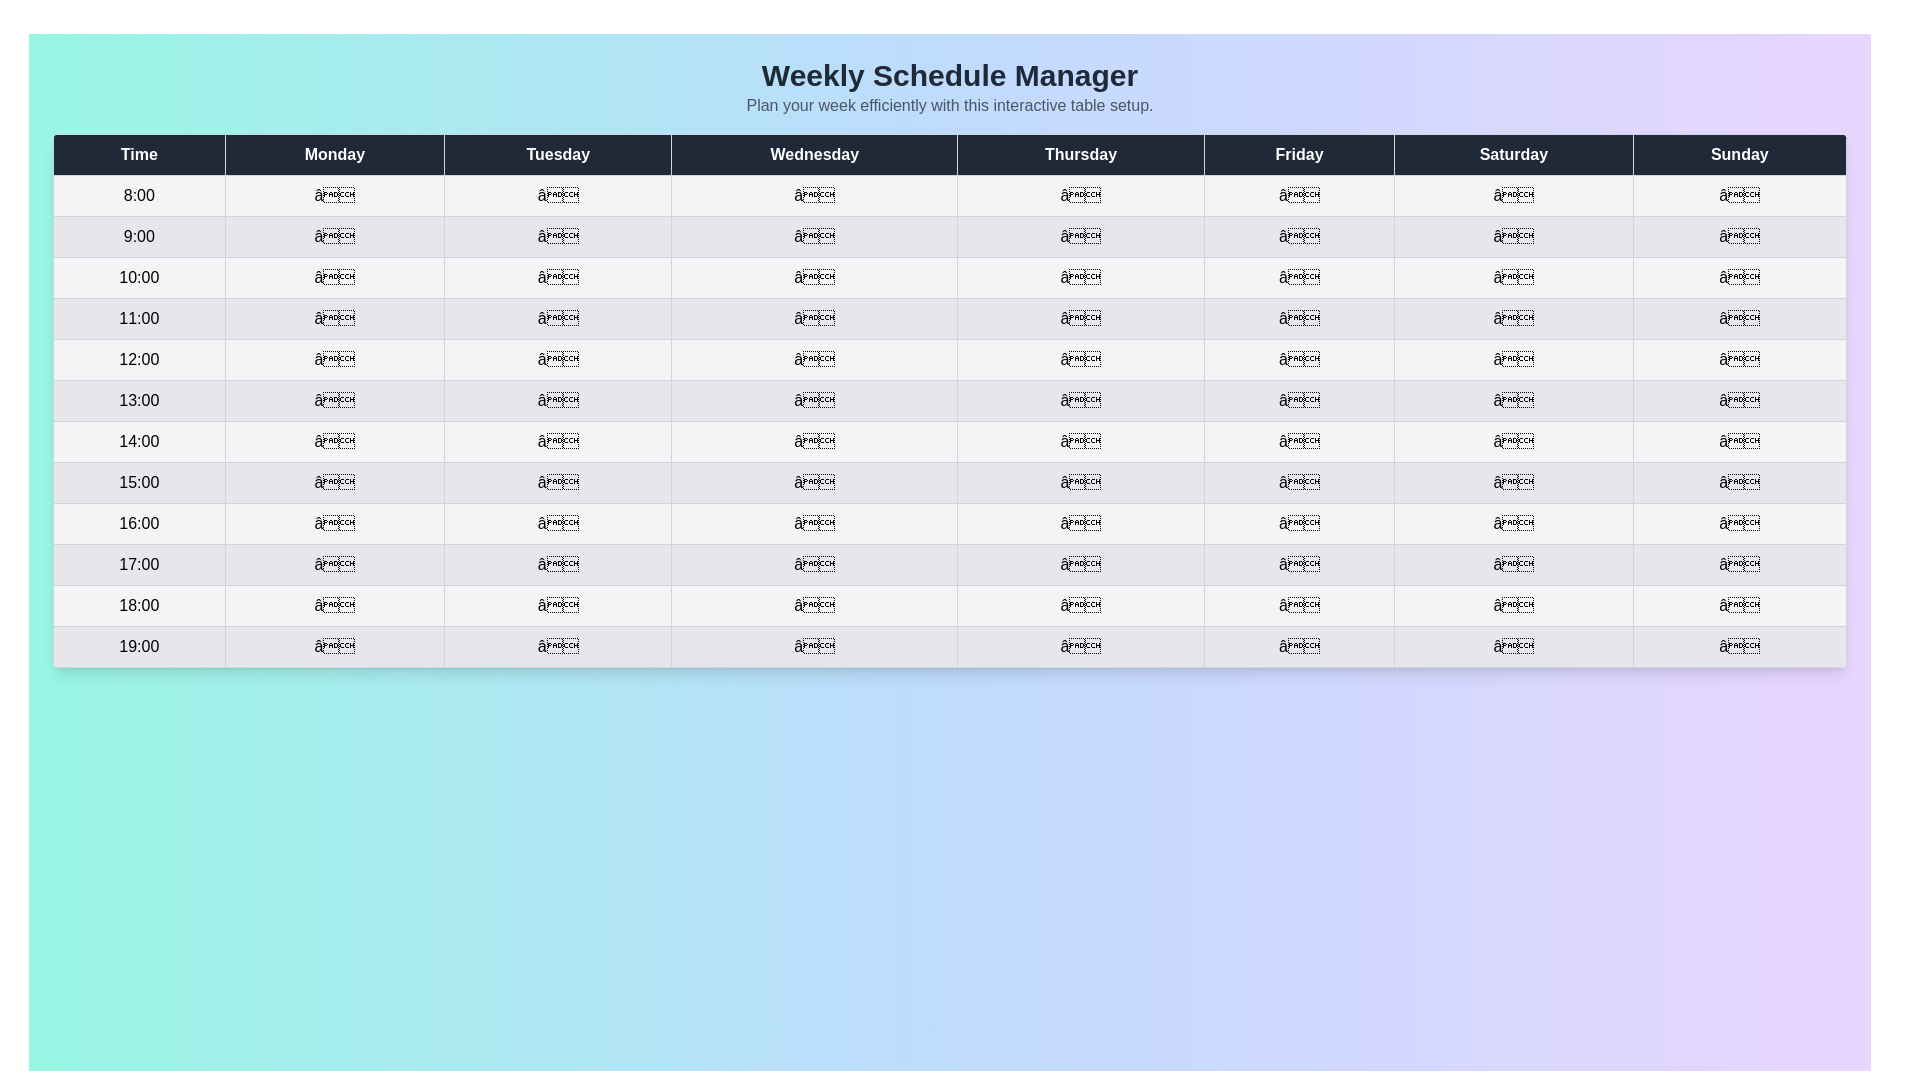 This screenshot has height=1080, width=1920. Describe the element at coordinates (557, 153) in the screenshot. I see `the header cell labeled Tuesday to sort by that column` at that location.